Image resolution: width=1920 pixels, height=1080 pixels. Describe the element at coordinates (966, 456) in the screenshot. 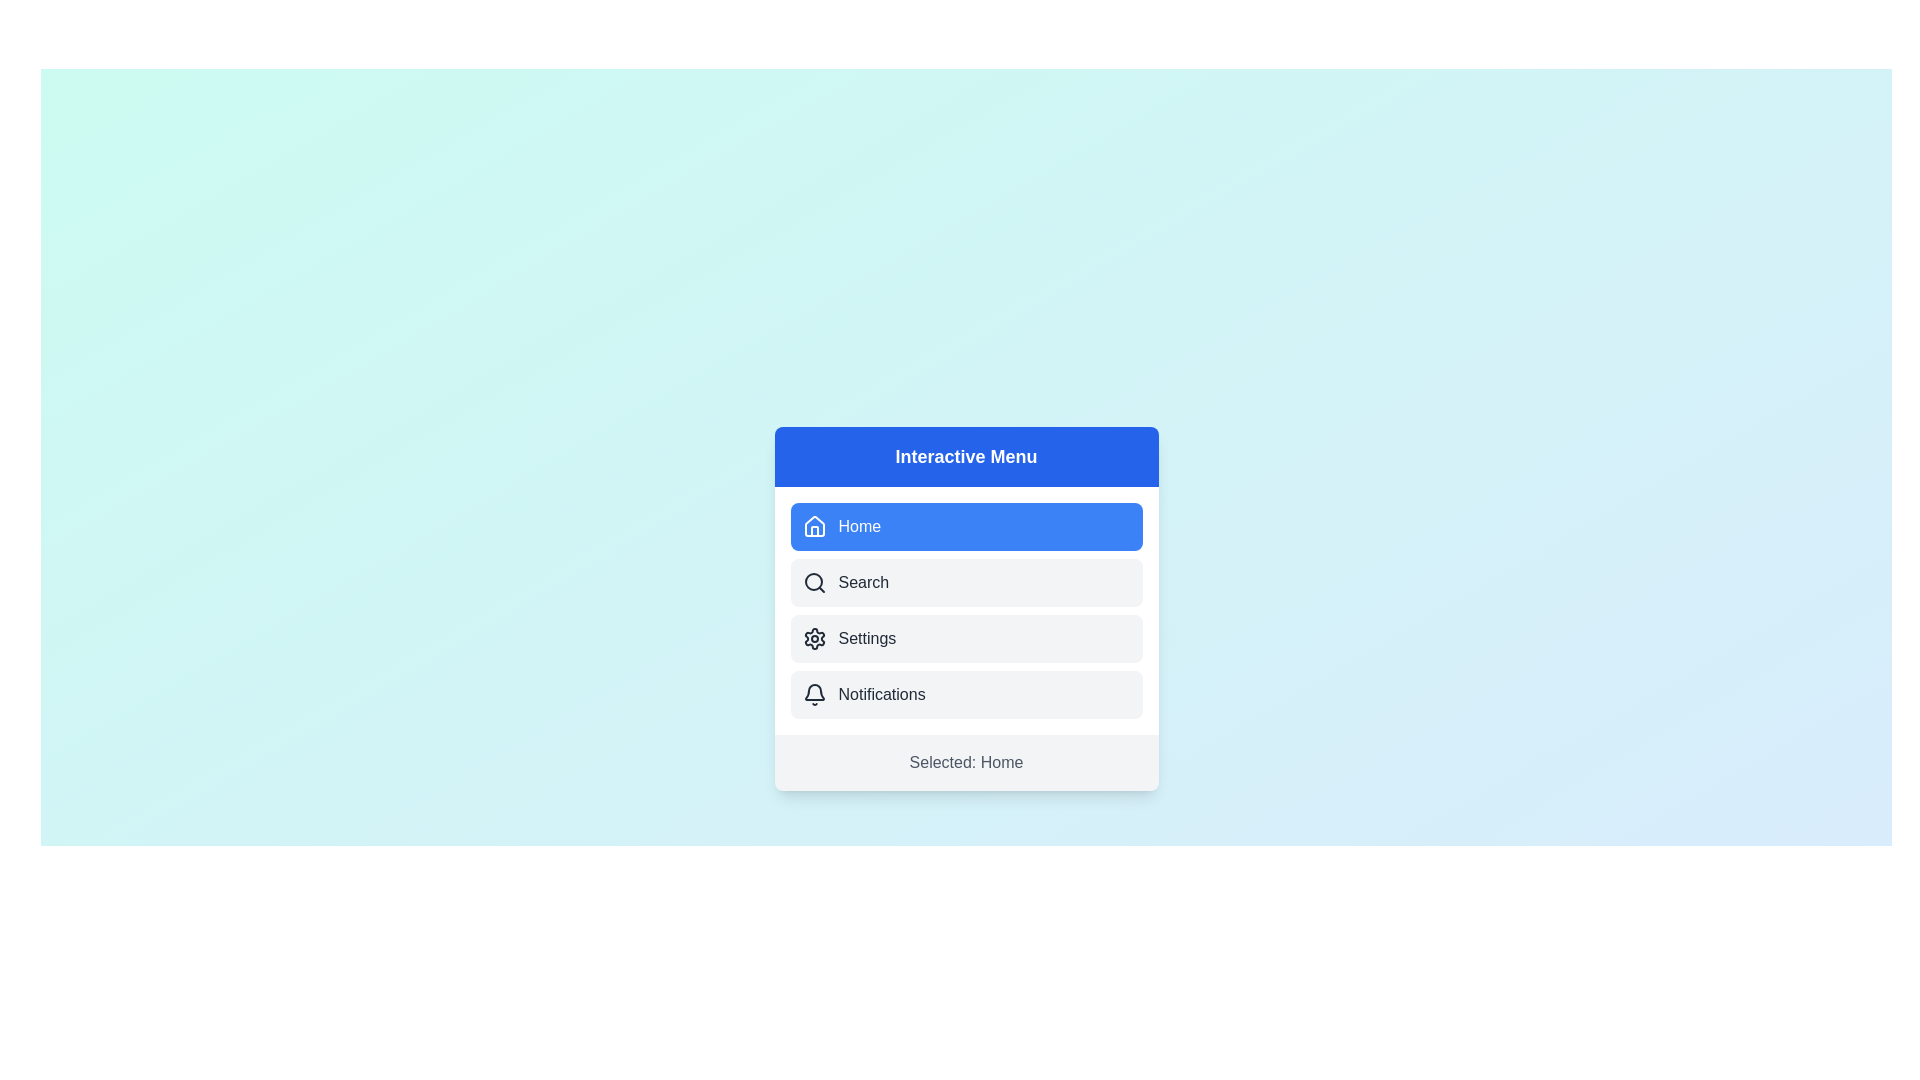

I see `the header of the EnhancedMenu component to inspect its properties` at that location.